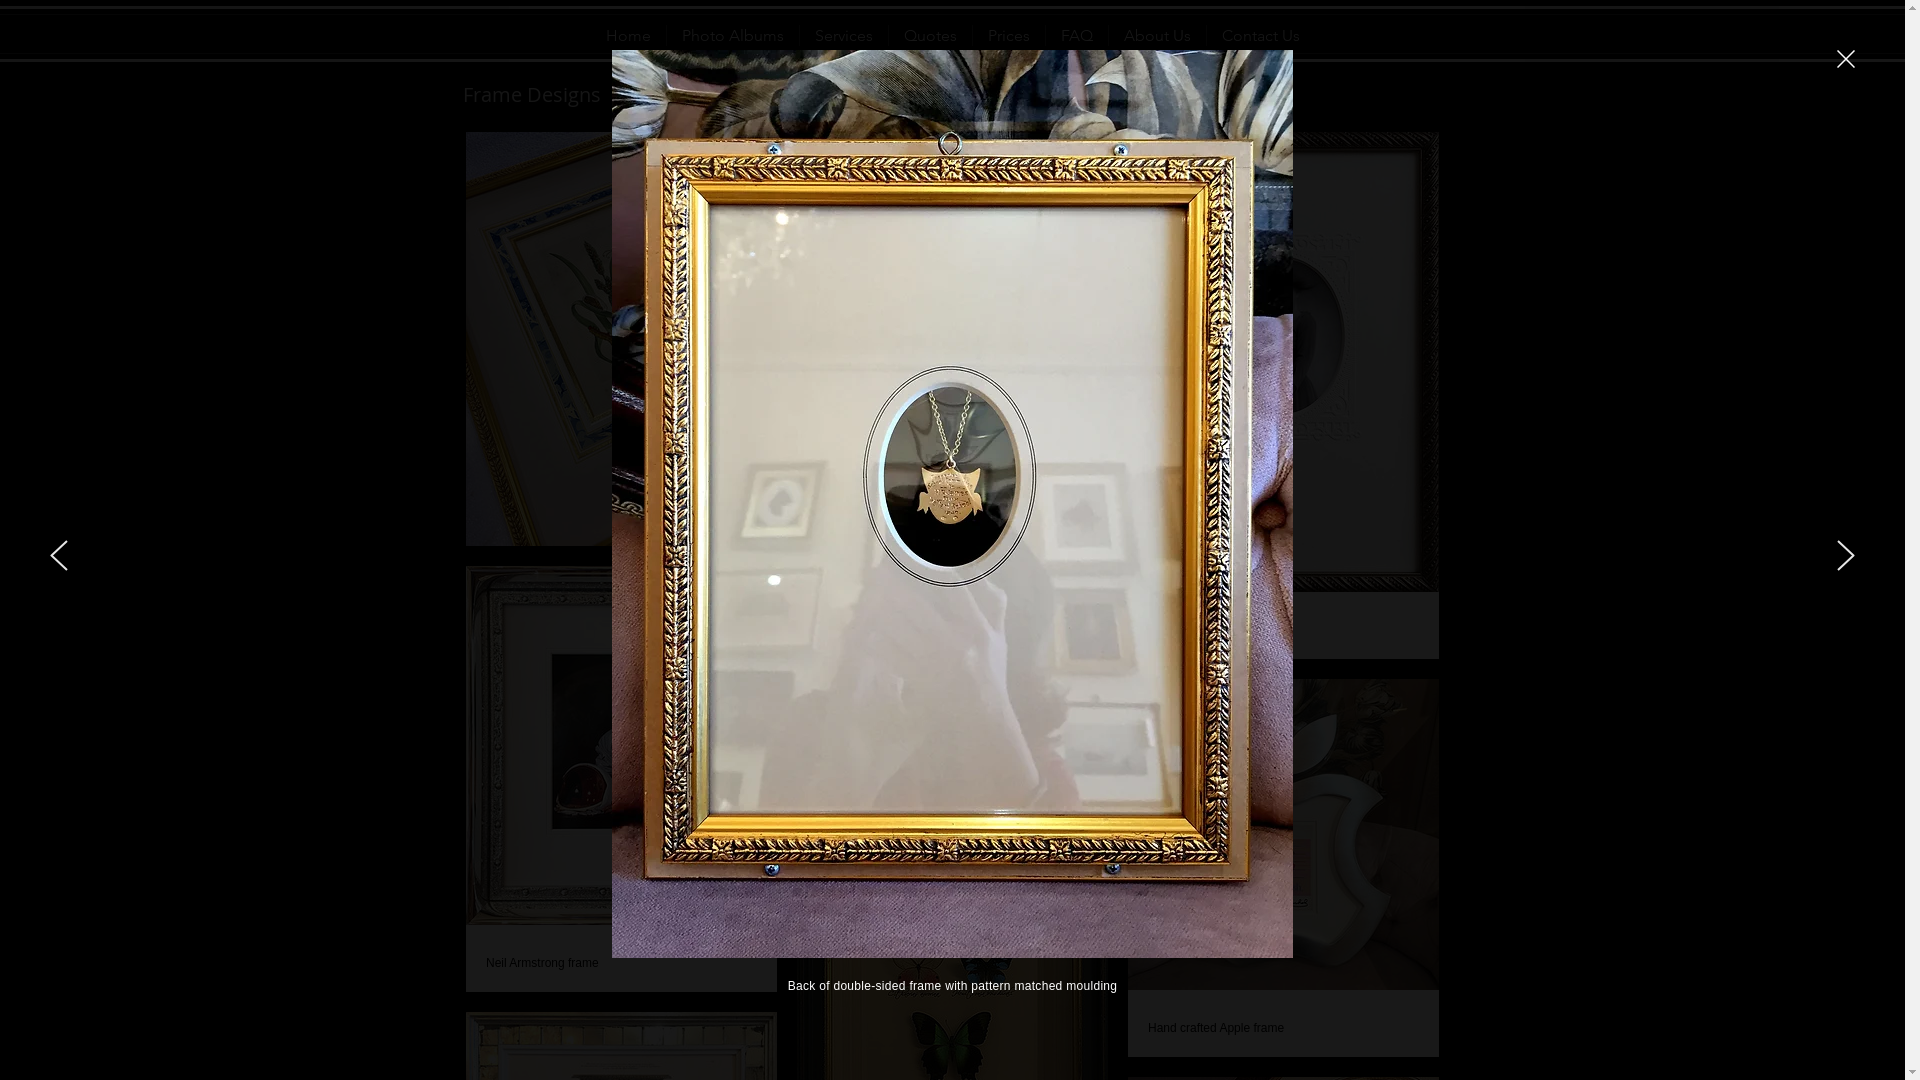  What do you see at coordinates (626, 34) in the screenshot?
I see `'Home'` at bounding box center [626, 34].